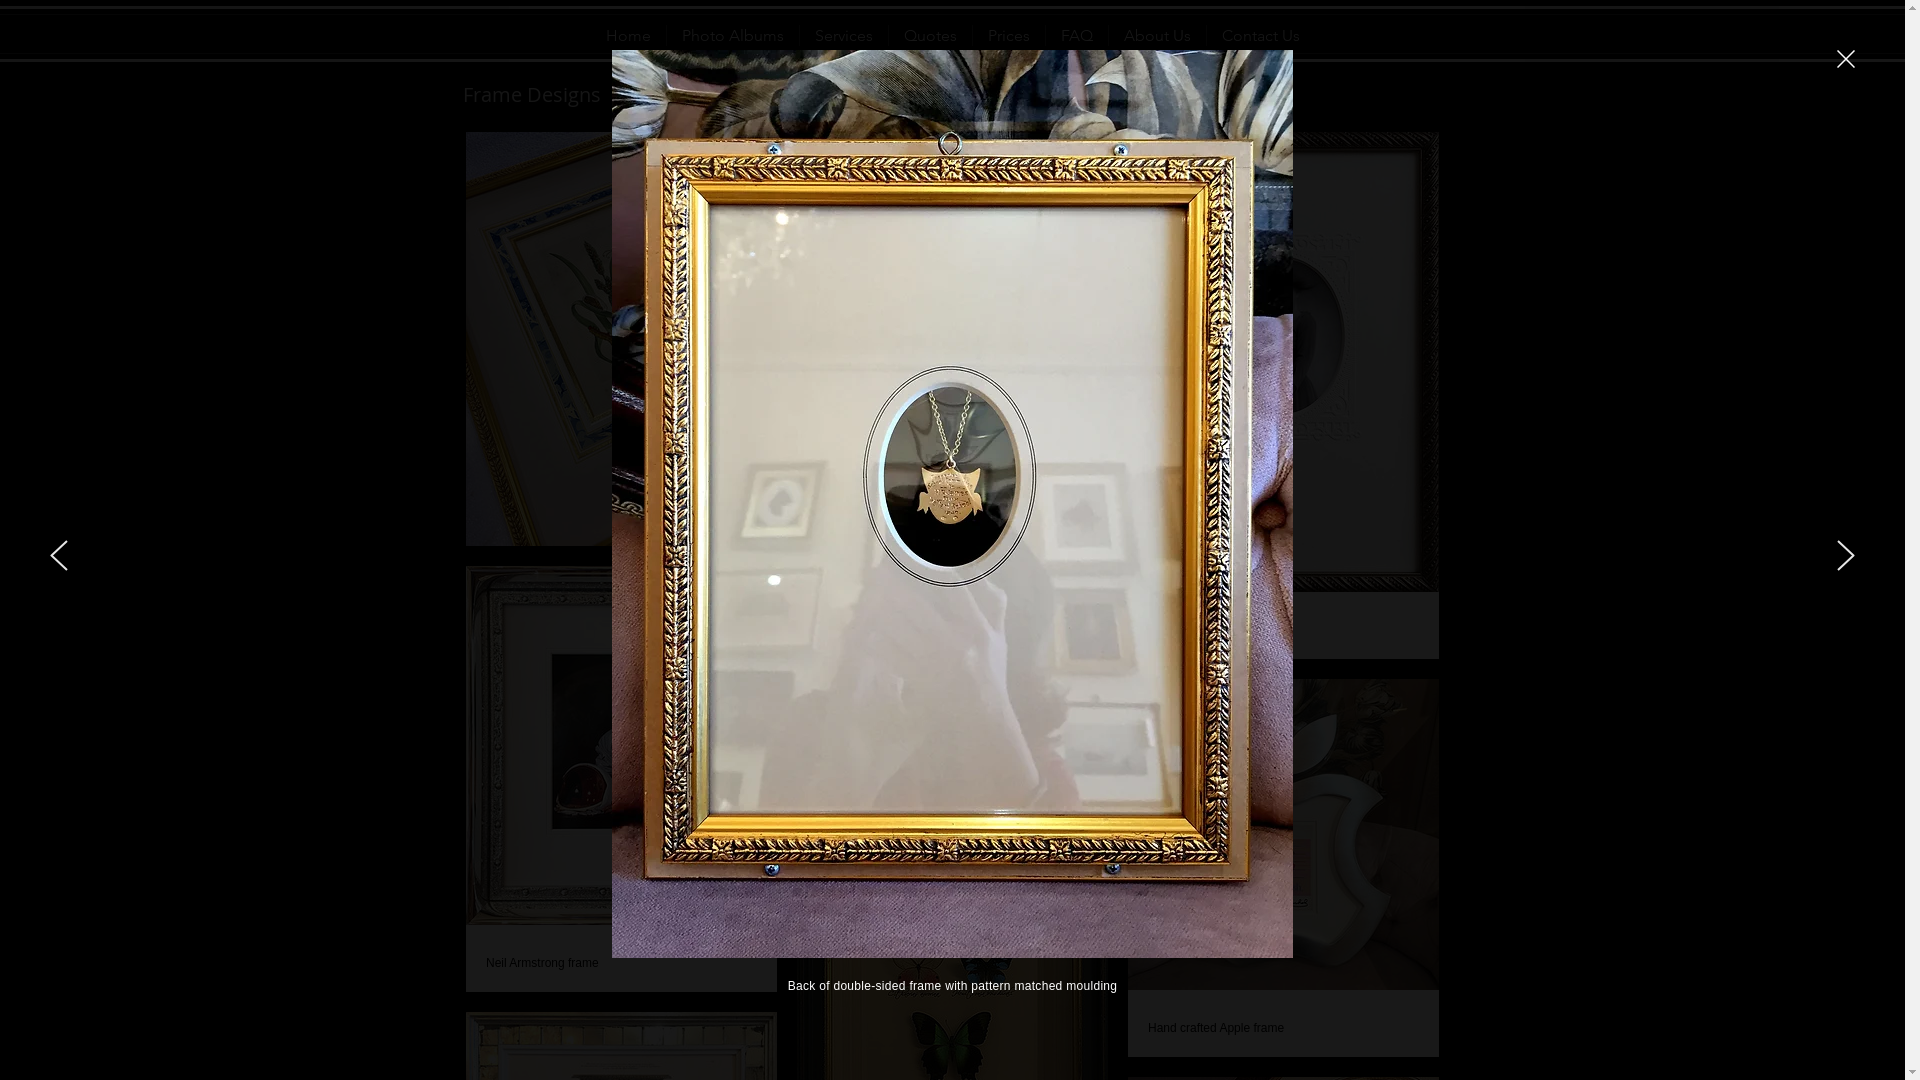  What do you see at coordinates (626, 34) in the screenshot?
I see `'Home'` at bounding box center [626, 34].